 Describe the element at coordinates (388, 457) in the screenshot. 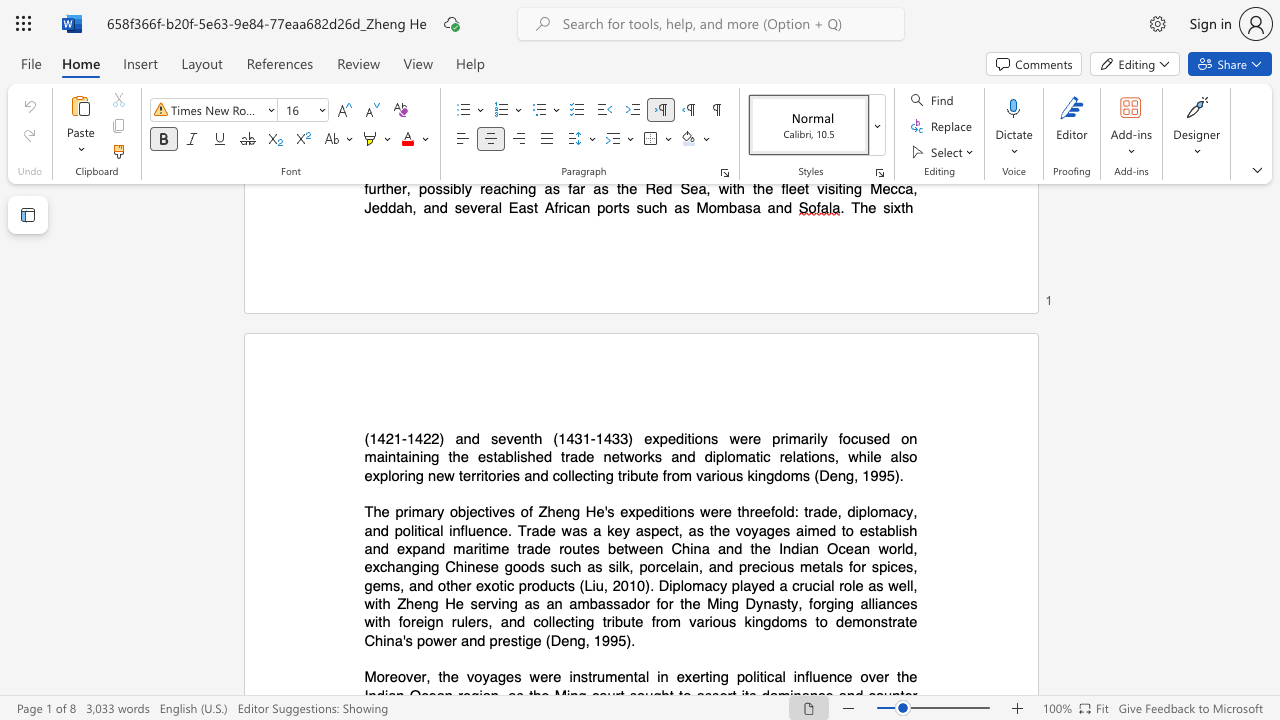

I see `the subset text "nt" within the text "maintaining"` at that location.